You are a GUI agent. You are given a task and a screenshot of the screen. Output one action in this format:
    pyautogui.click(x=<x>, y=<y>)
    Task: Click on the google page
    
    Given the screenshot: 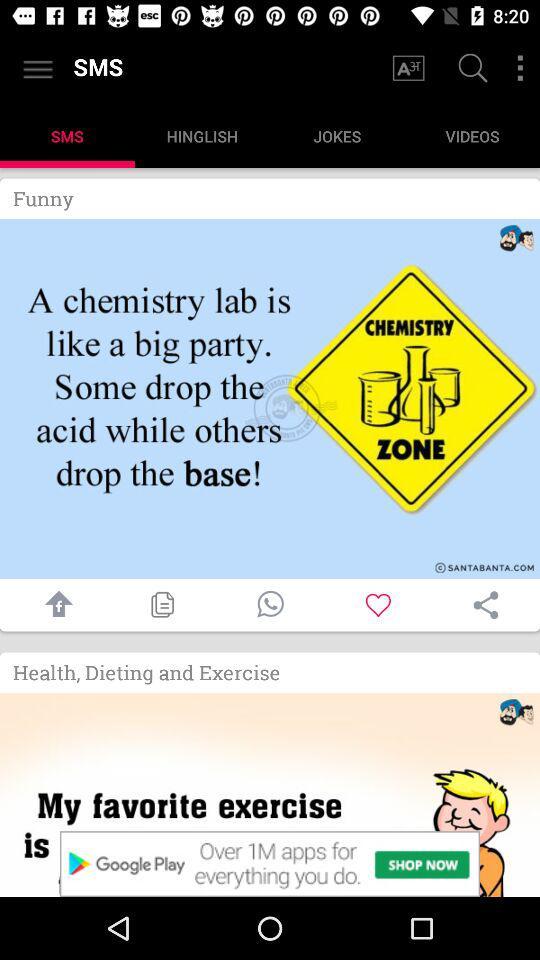 What is the action you would take?
    pyautogui.click(x=470, y=70)
    